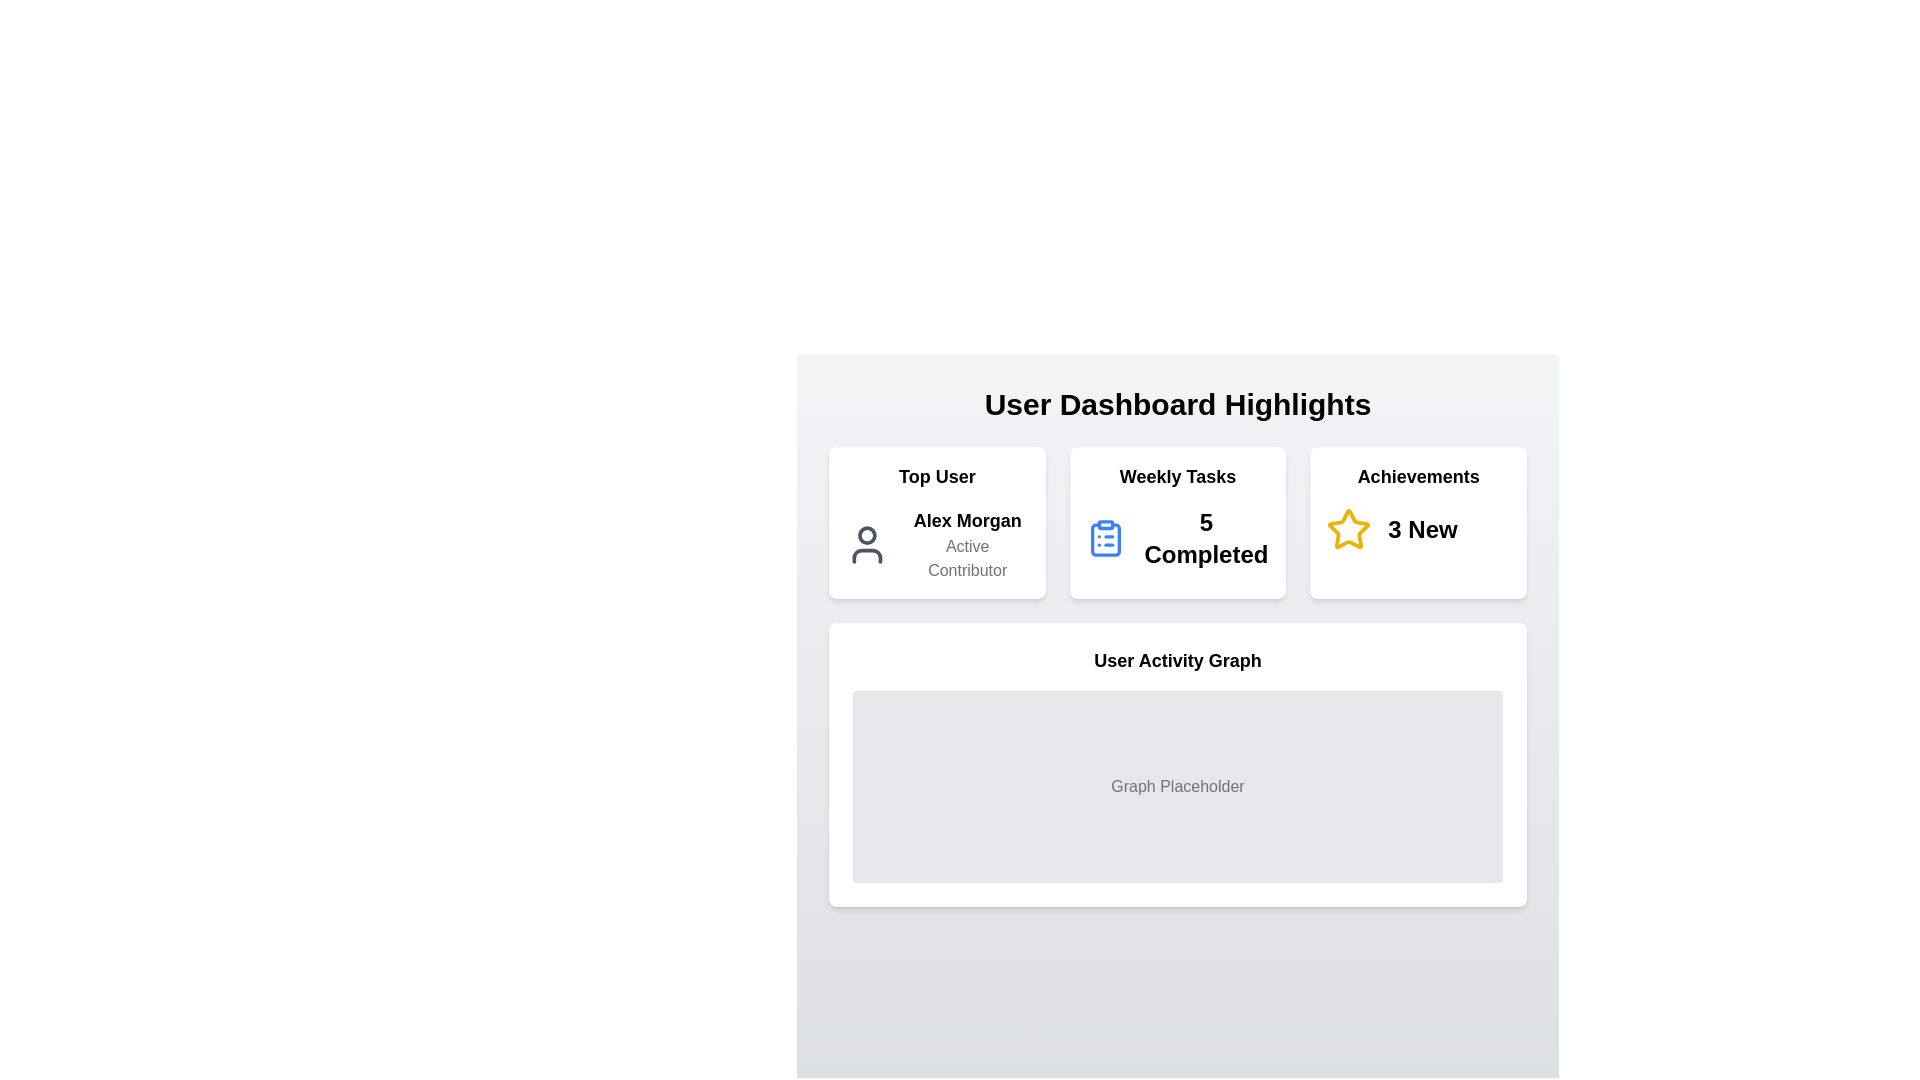  What do you see at coordinates (1177, 785) in the screenshot?
I see `the 'Graph Placeholder' component, which is a light gray box with rounded corners displaying the text 'Graph Placeholder', located within the 'User Activity Graph' card` at bounding box center [1177, 785].